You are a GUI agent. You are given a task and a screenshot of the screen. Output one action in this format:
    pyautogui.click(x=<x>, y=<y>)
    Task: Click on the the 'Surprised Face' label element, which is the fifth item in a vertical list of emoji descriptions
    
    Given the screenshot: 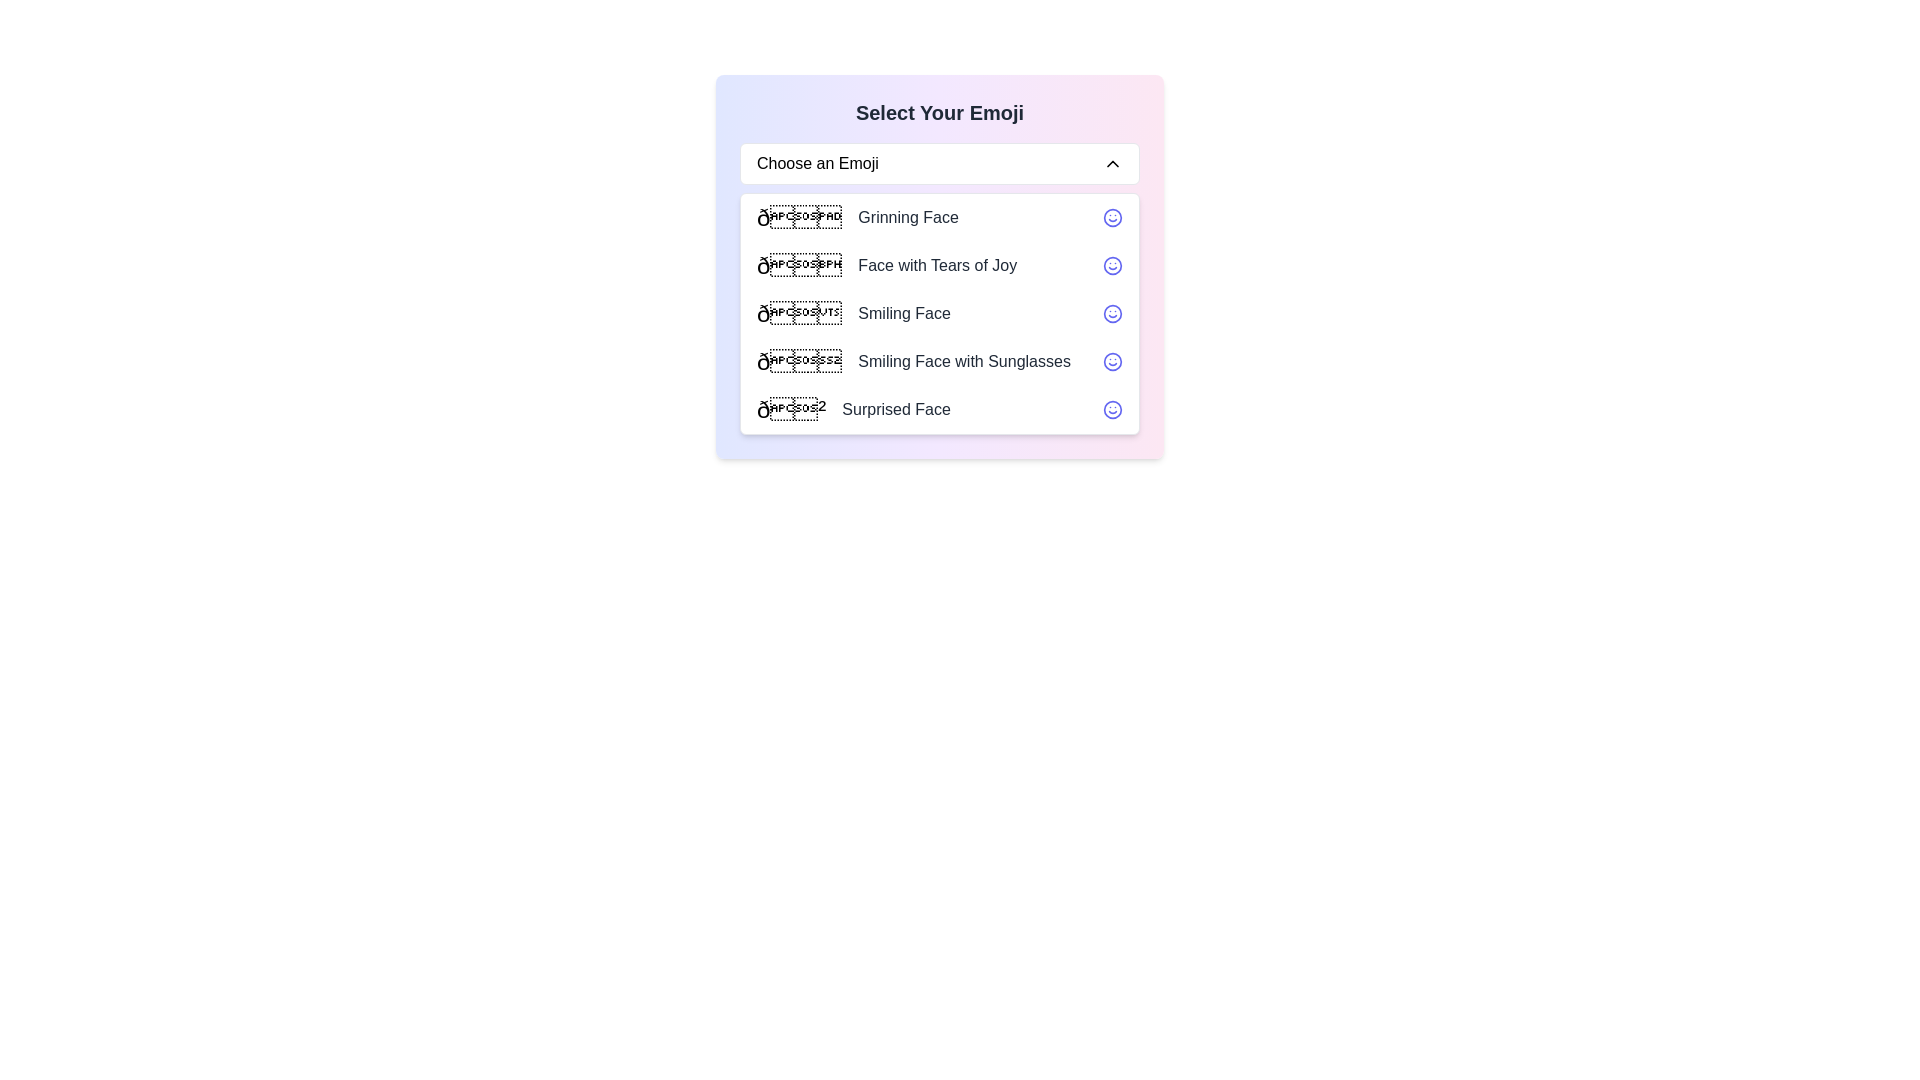 What is the action you would take?
    pyautogui.click(x=895, y=408)
    